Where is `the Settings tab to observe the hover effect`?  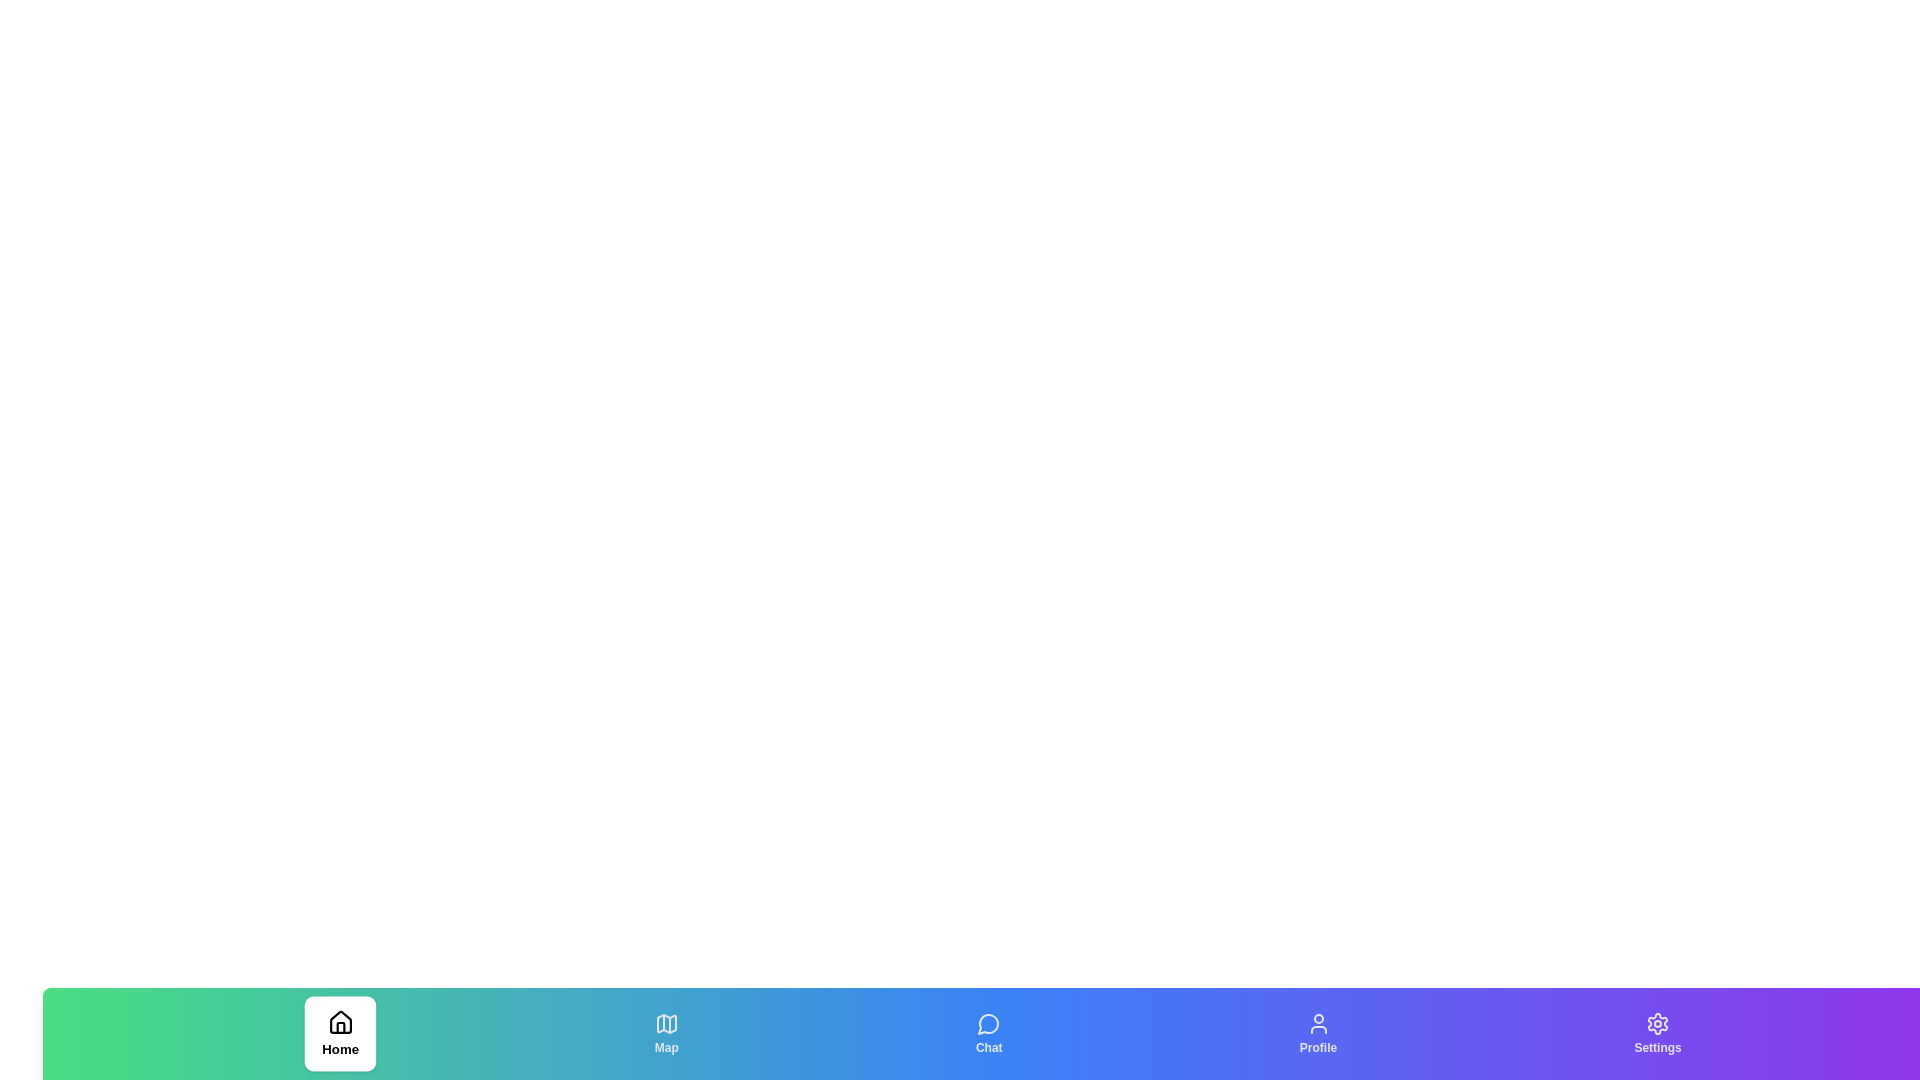 the Settings tab to observe the hover effect is located at coordinates (1658, 1033).